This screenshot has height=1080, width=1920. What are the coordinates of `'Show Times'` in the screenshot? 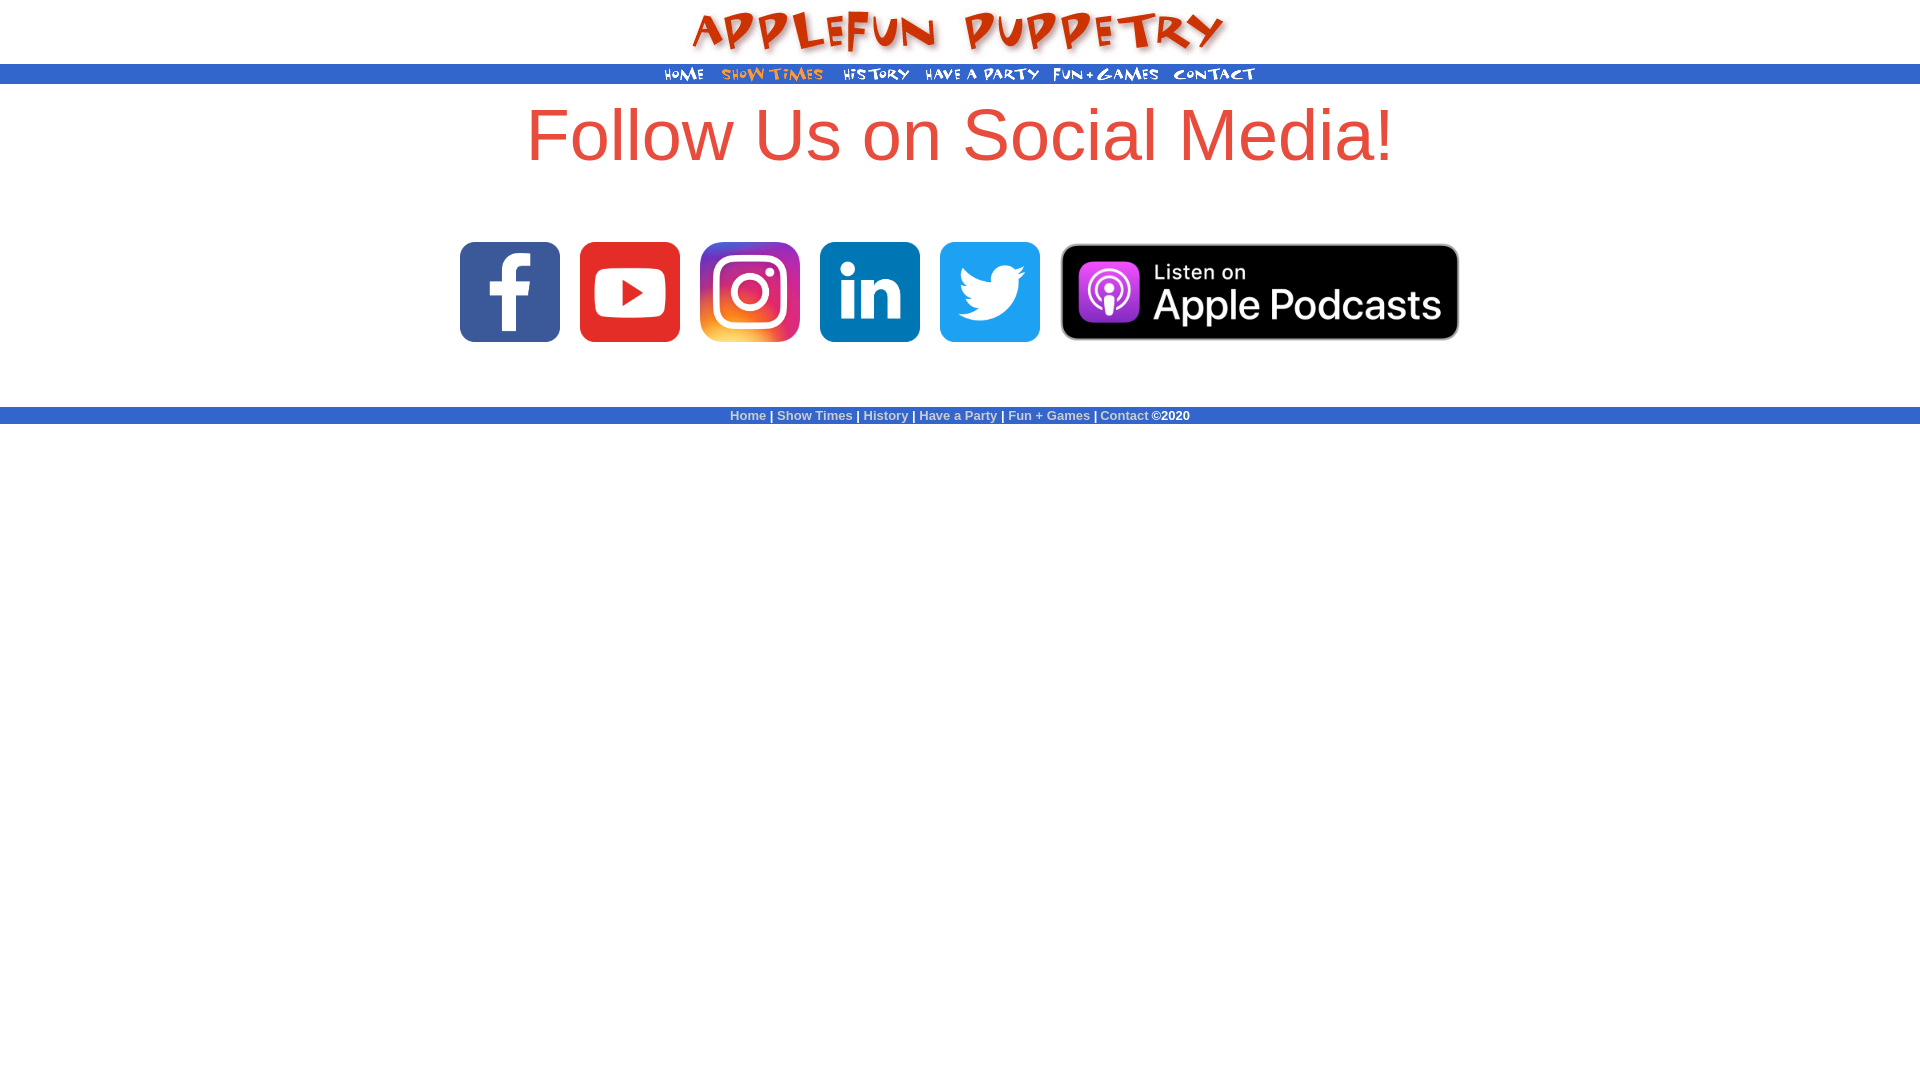 It's located at (776, 414).